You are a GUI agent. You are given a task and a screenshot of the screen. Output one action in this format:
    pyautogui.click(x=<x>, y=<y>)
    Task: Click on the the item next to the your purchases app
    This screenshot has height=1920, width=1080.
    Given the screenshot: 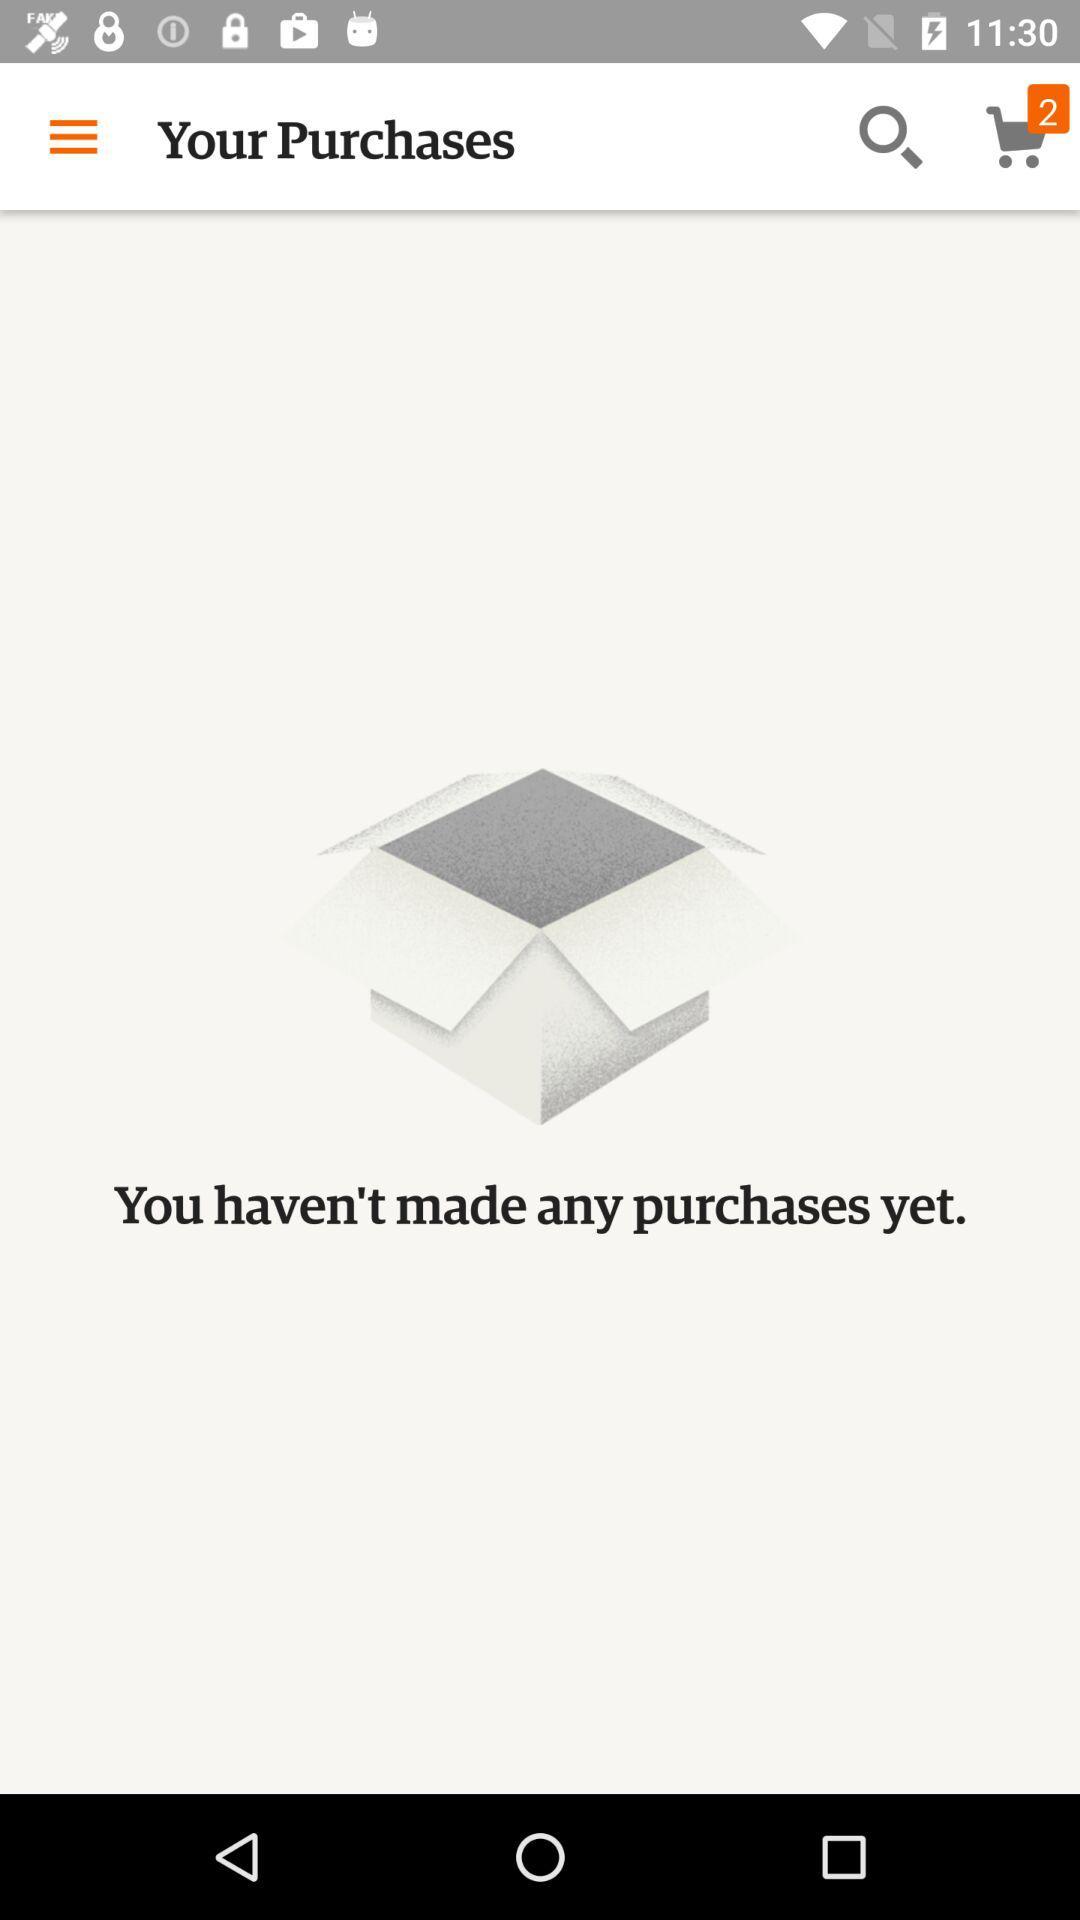 What is the action you would take?
    pyautogui.click(x=890, y=135)
    